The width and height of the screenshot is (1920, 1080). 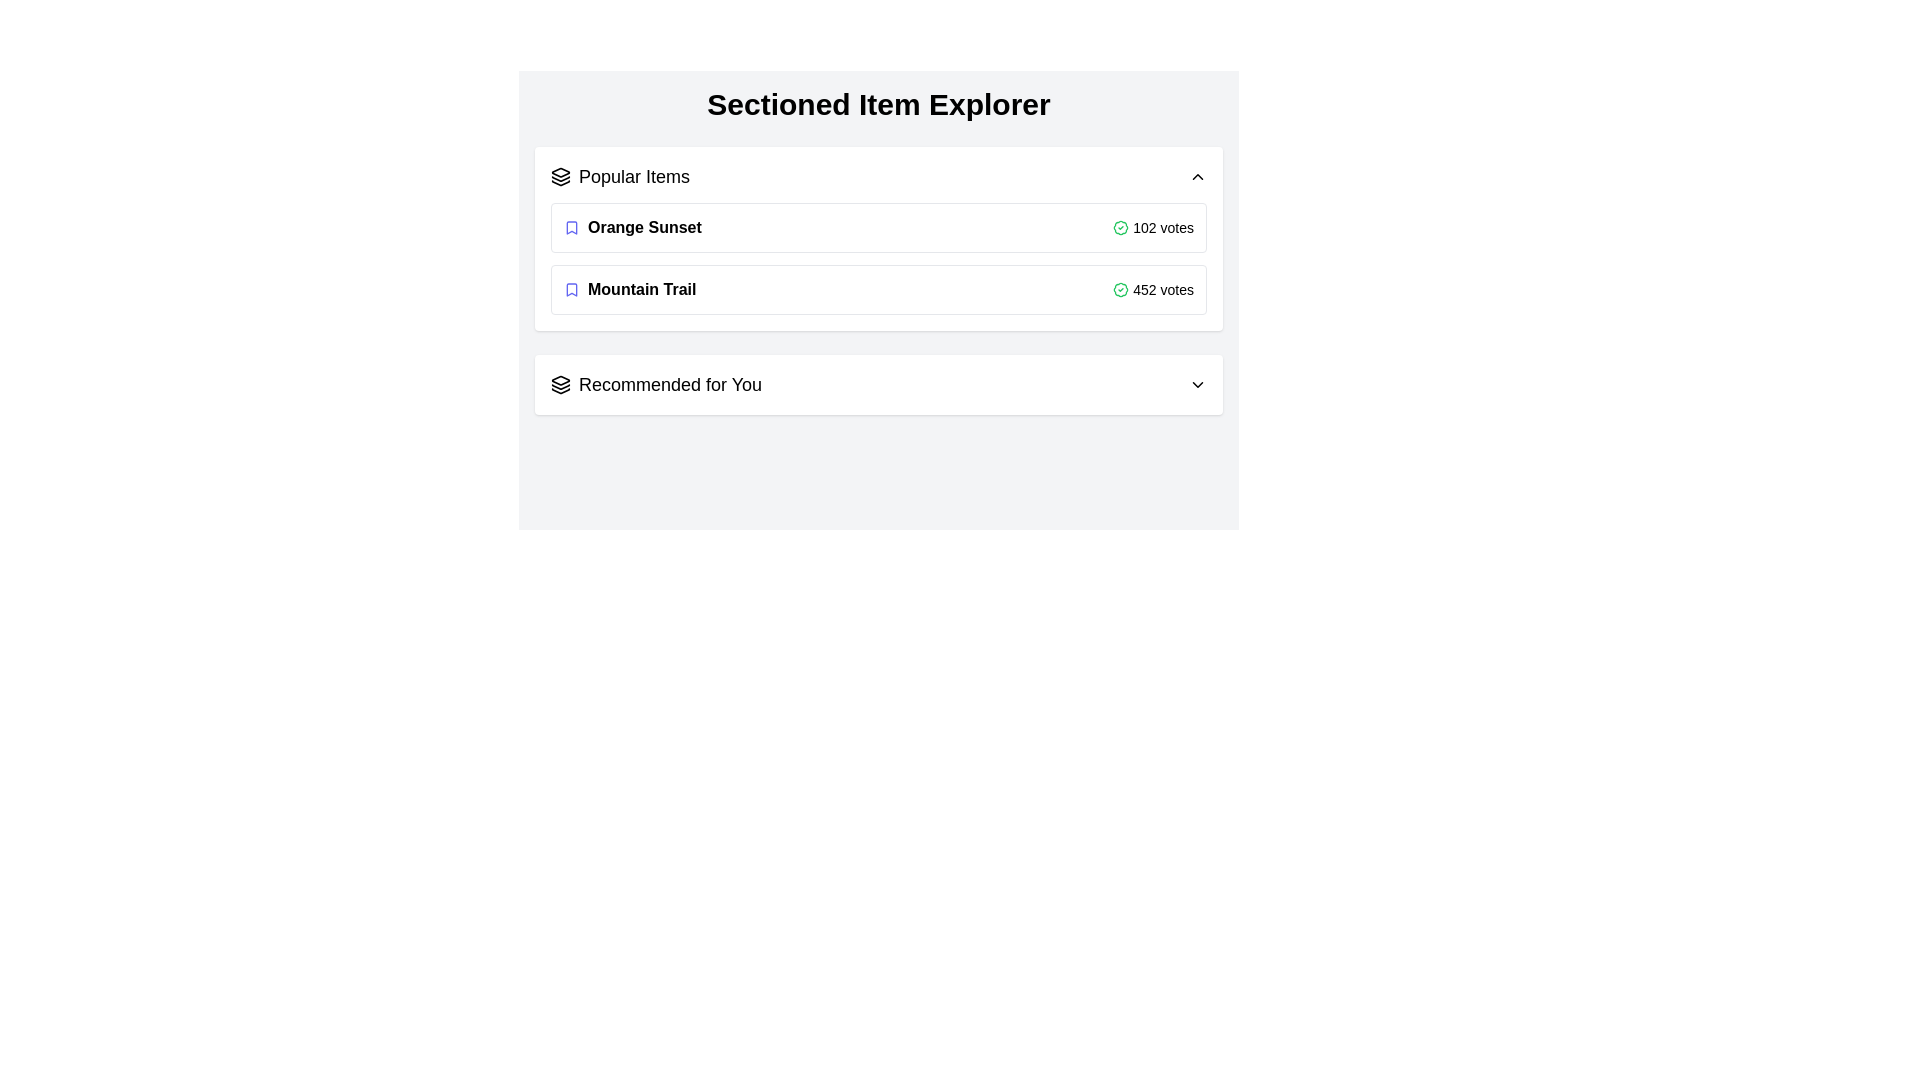 I want to click on the layered stack icon with a black outline, located at the top-left corner of the Popular Items section, so click(x=560, y=380).